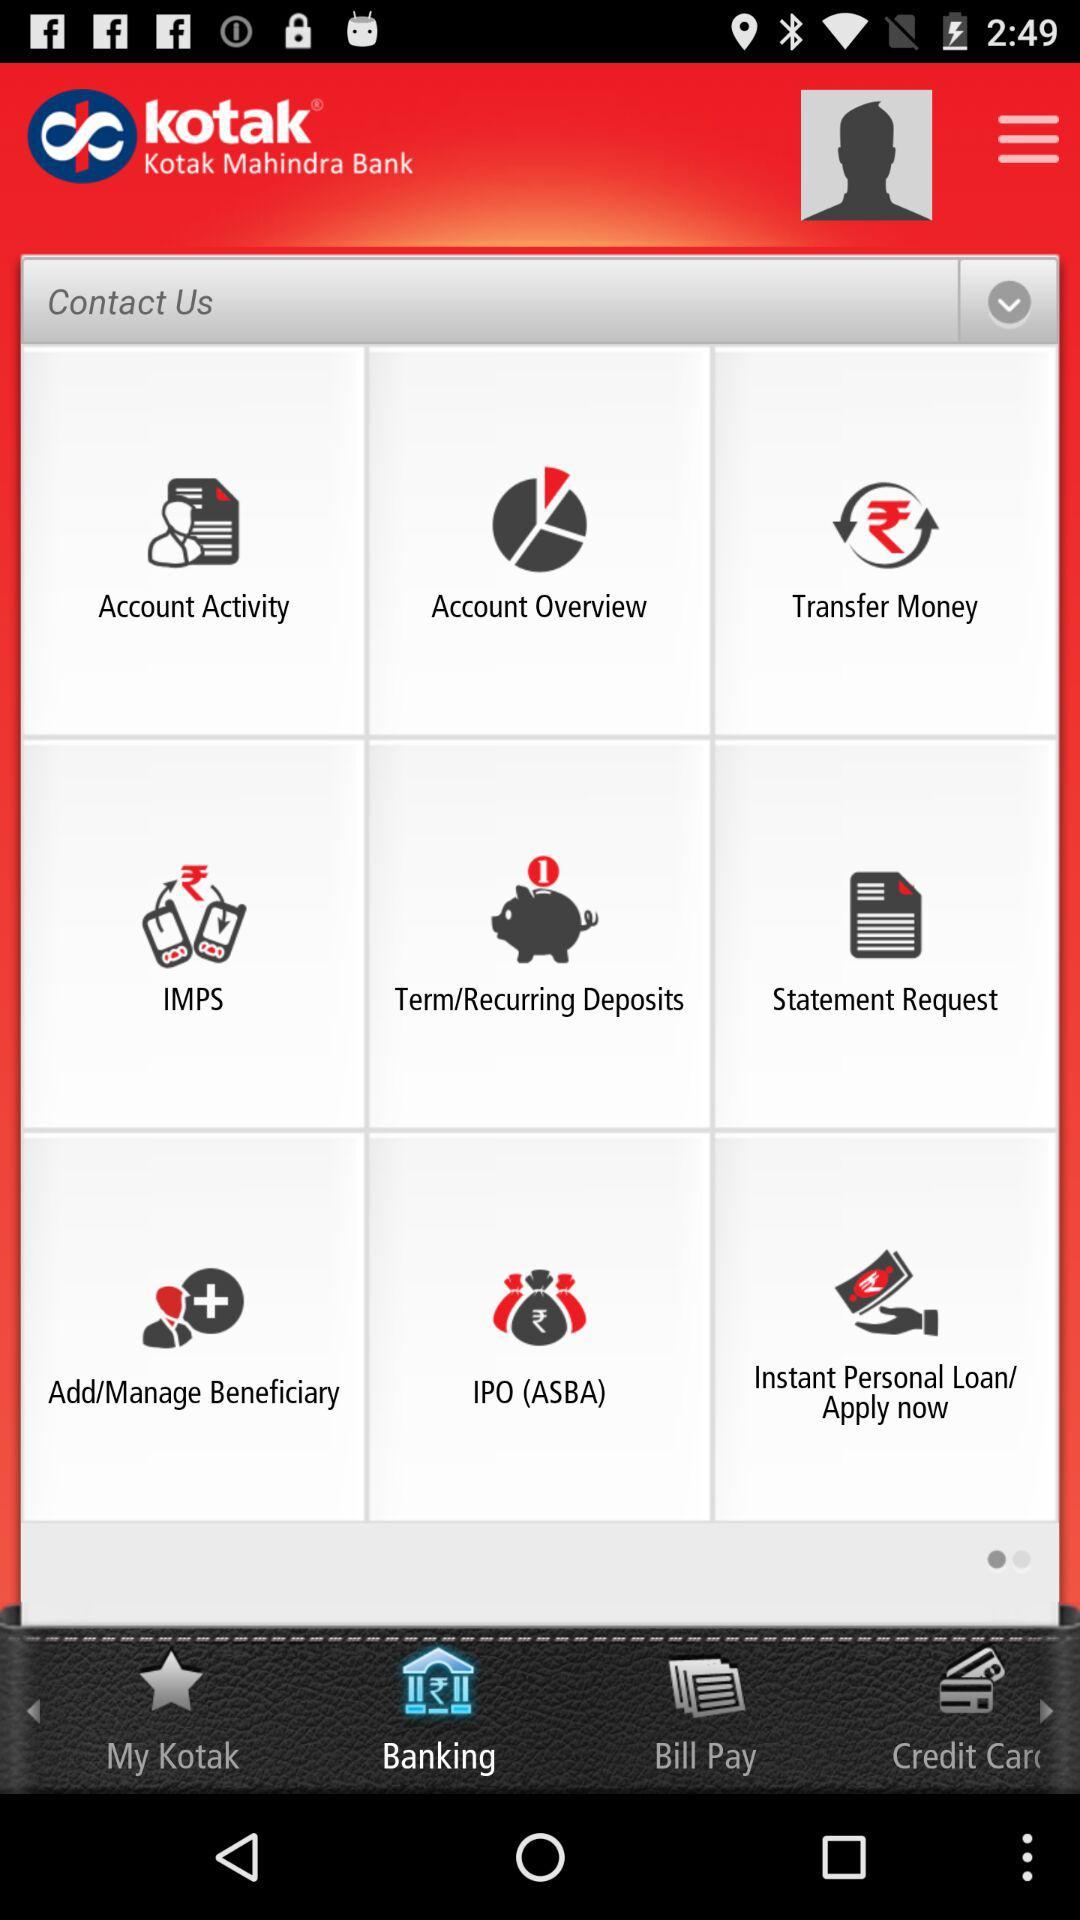  Describe the element at coordinates (1028, 147) in the screenshot. I see `the menu icon` at that location.